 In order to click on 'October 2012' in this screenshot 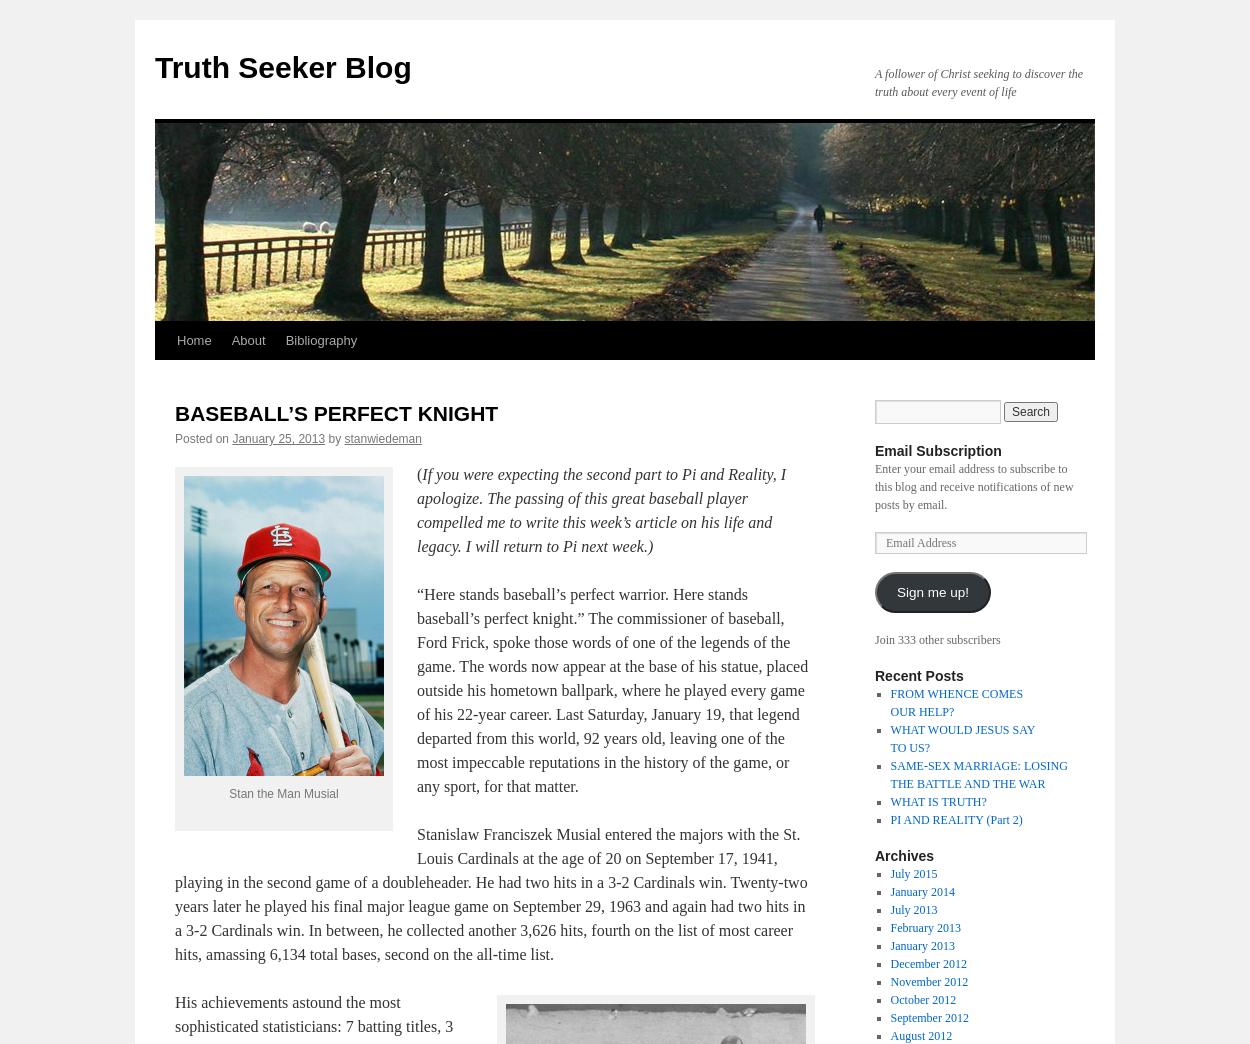, I will do `click(922, 1000)`.